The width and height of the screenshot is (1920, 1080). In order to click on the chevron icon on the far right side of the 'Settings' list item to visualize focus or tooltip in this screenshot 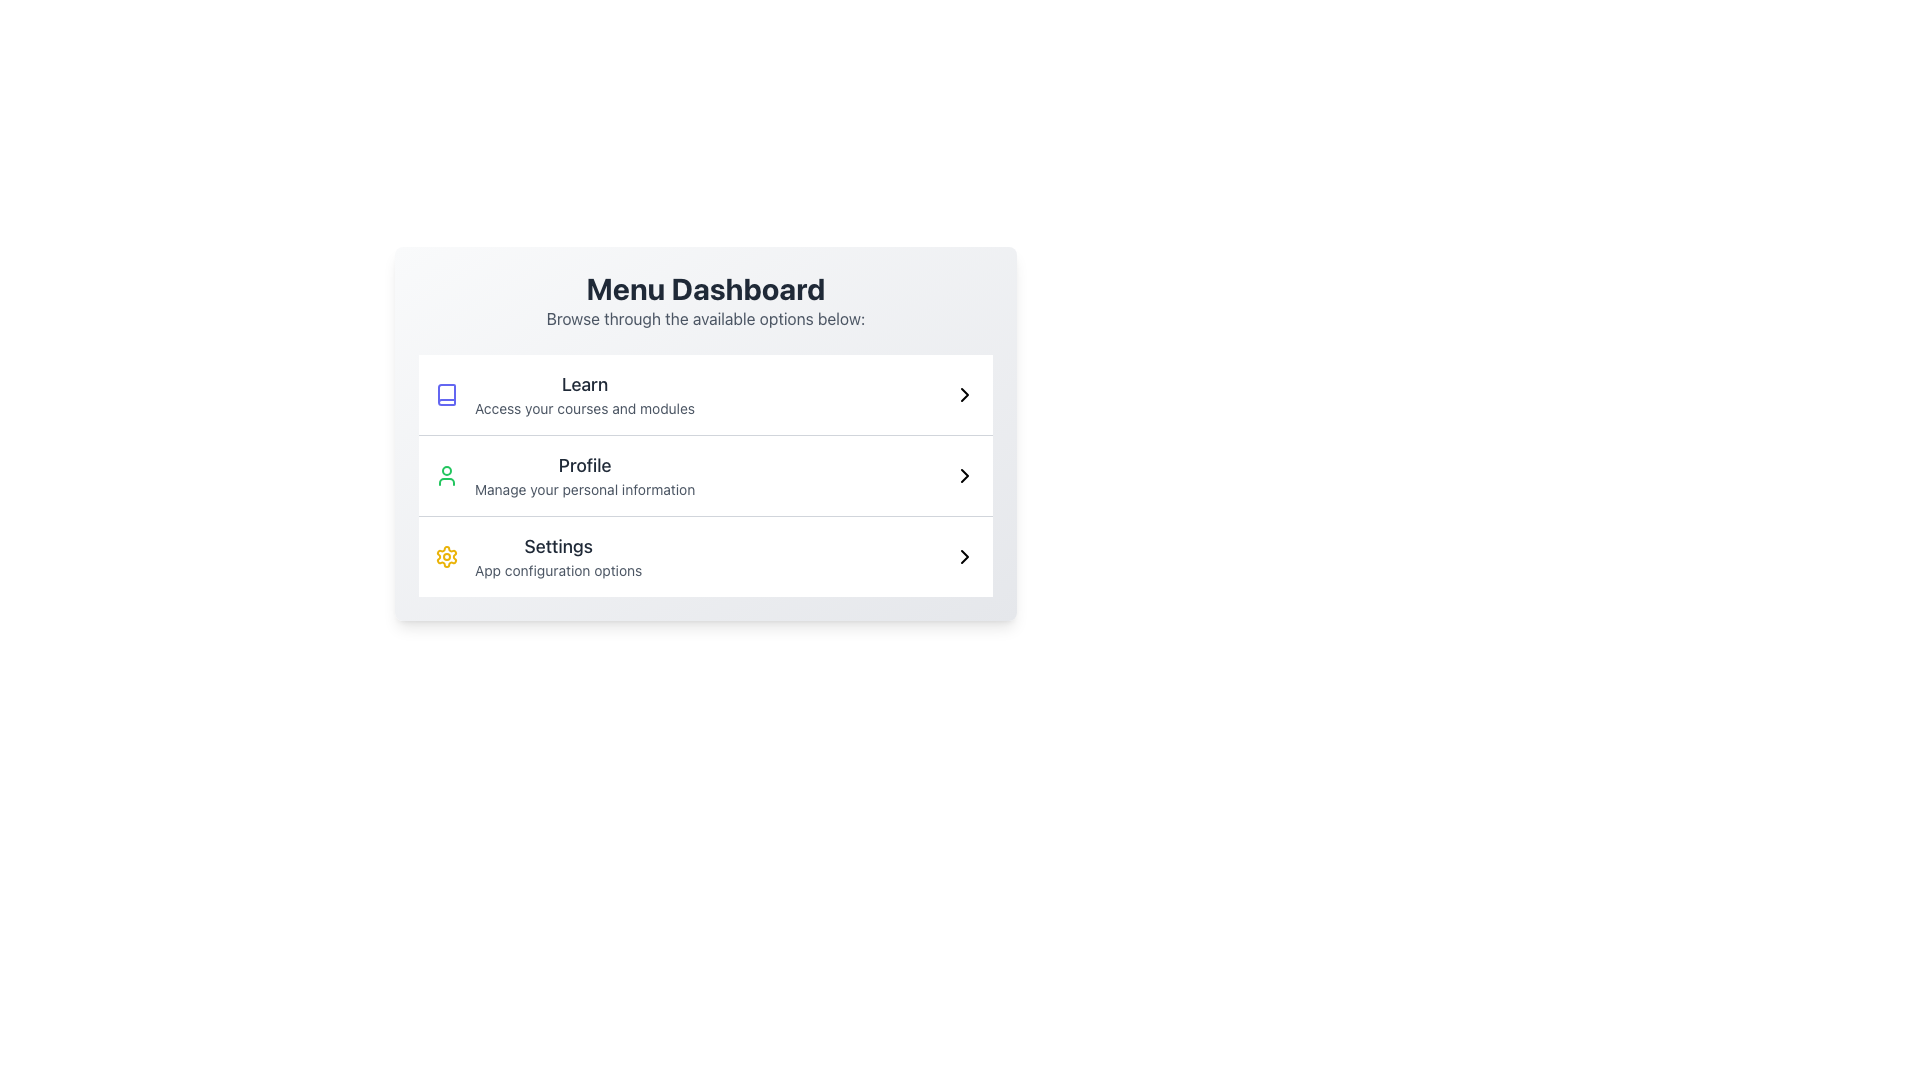, I will do `click(964, 556)`.